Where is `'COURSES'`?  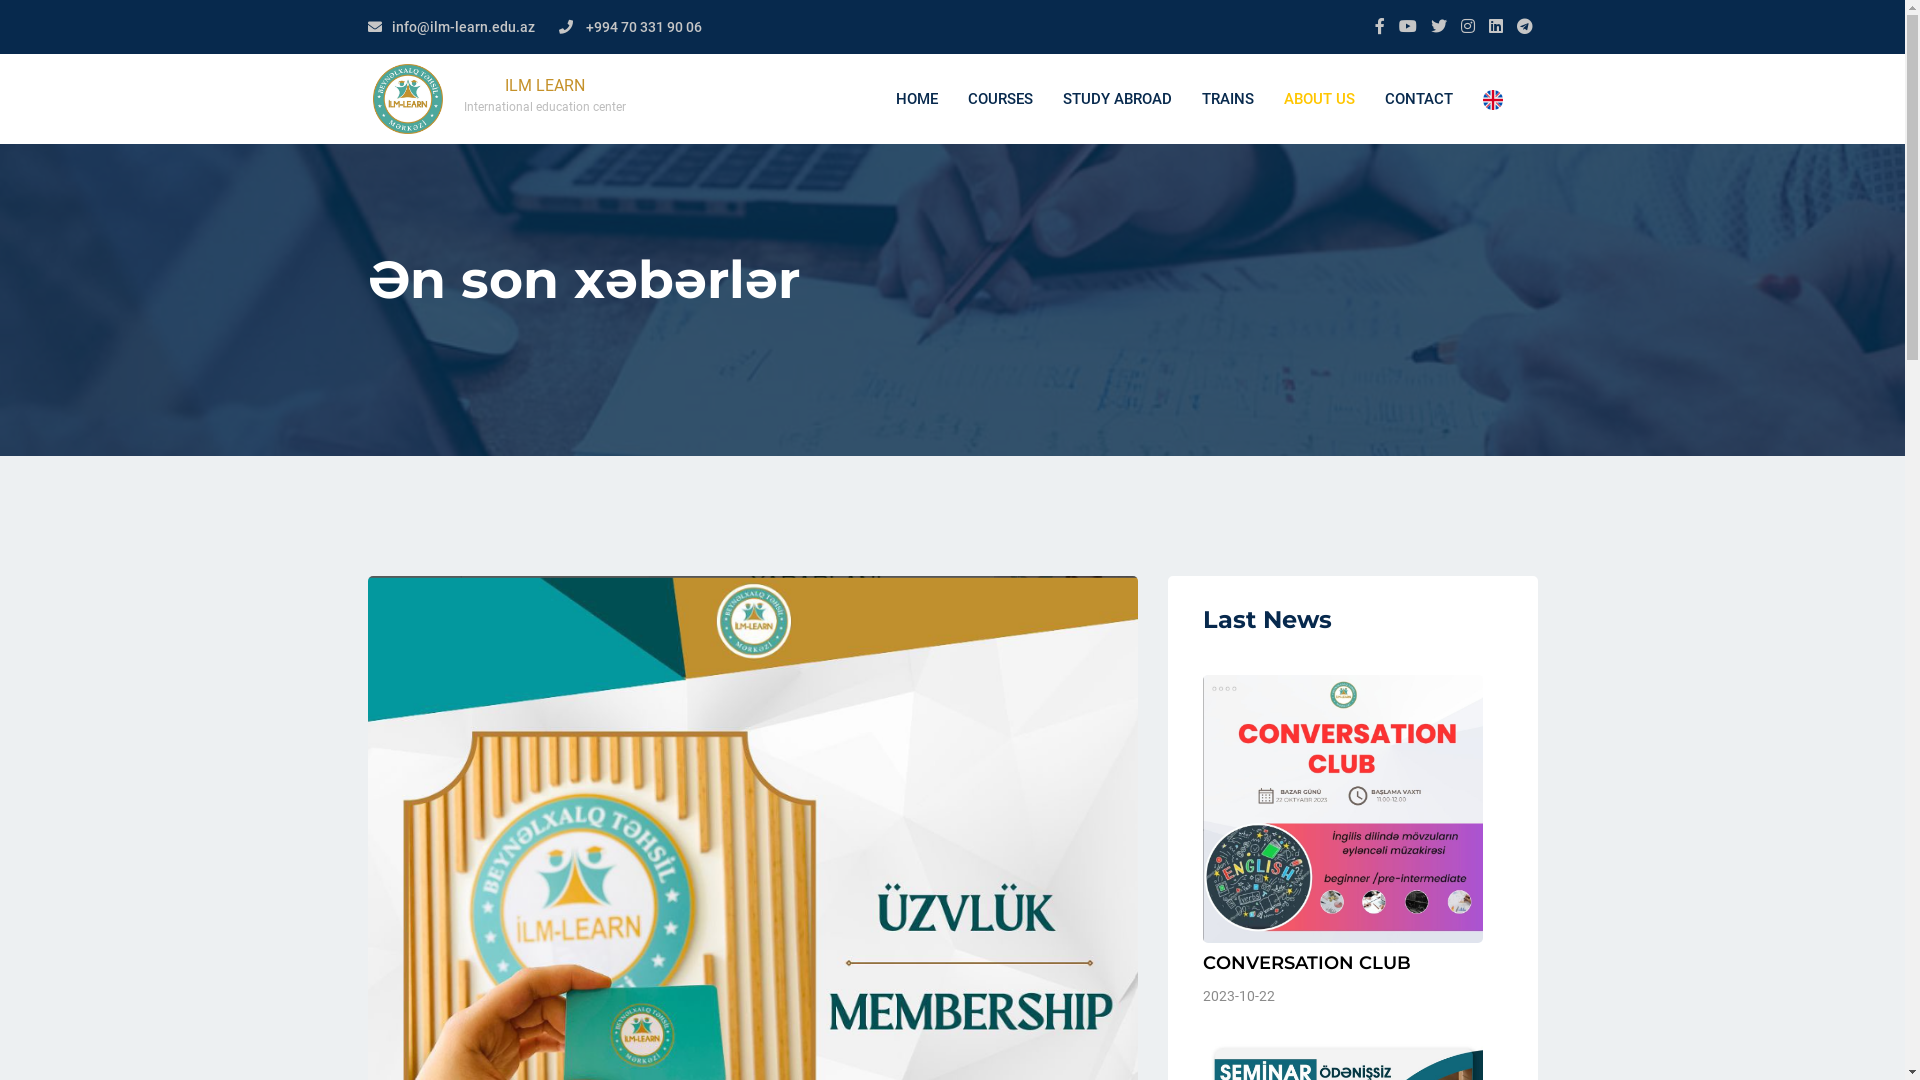
'COURSES' is located at coordinates (999, 99).